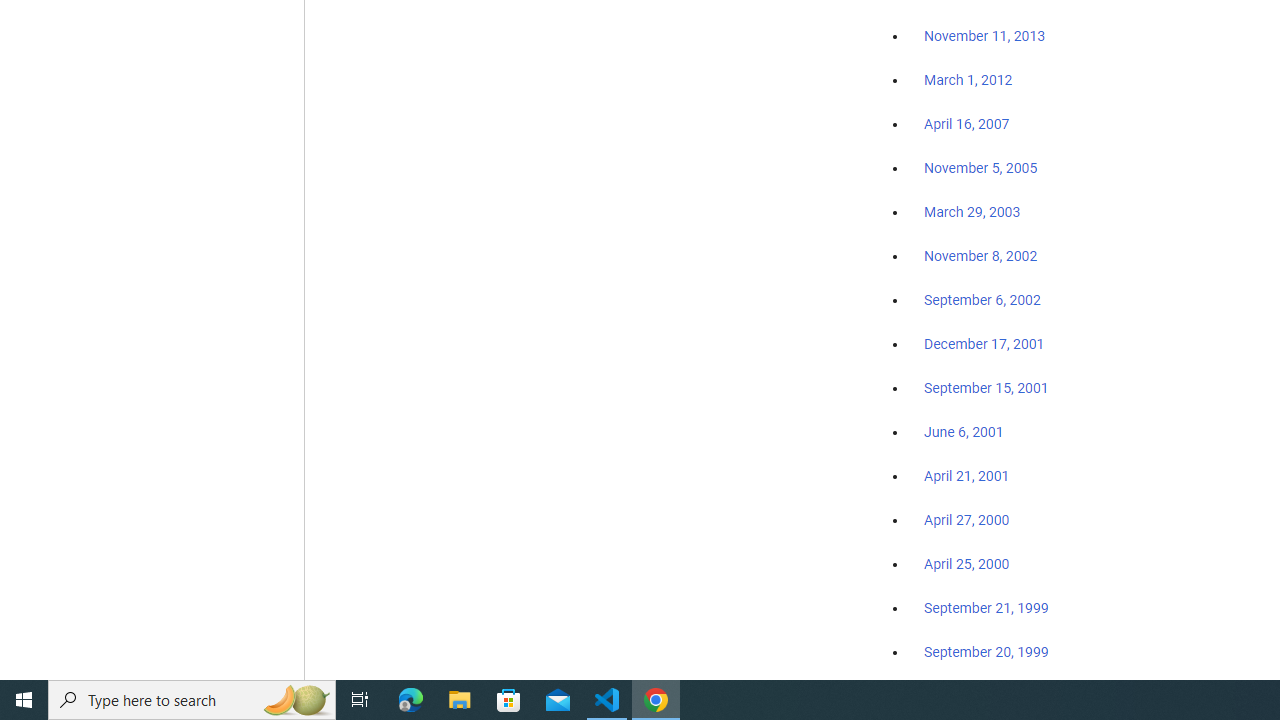  Describe the element at coordinates (986, 607) in the screenshot. I see `'September 21, 1999'` at that location.